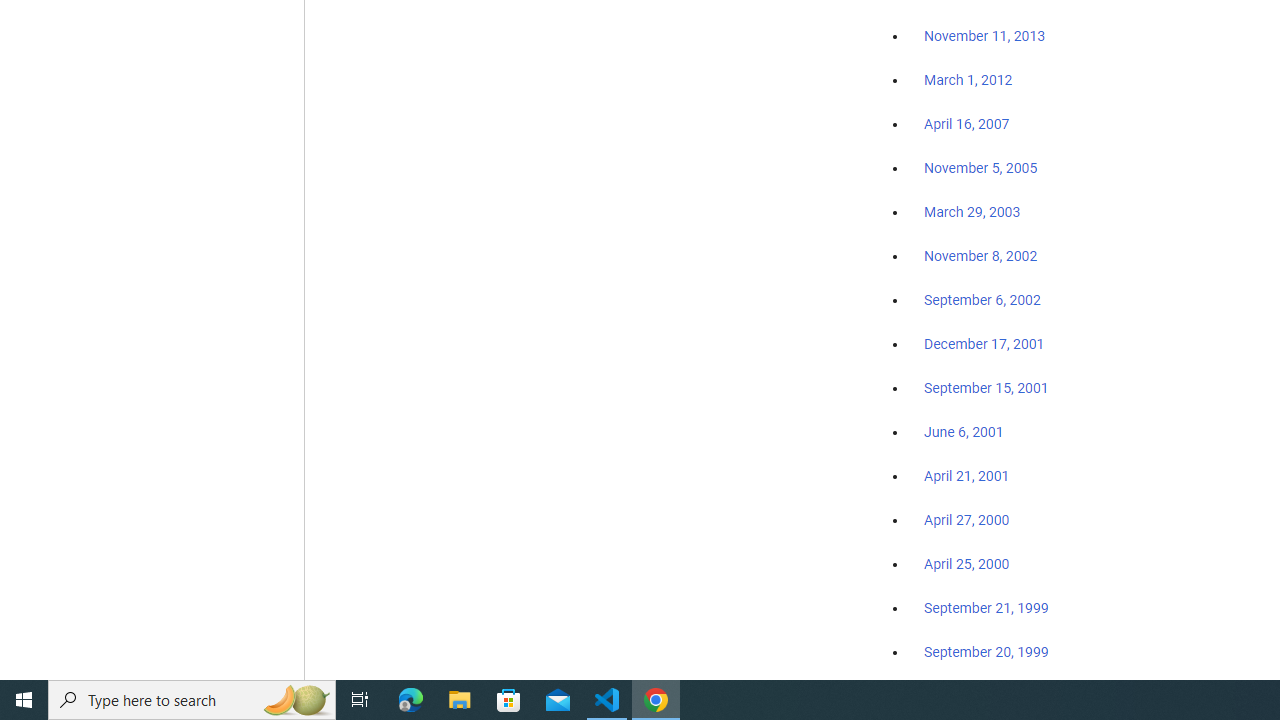  Describe the element at coordinates (986, 607) in the screenshot. I see `'September 21, 1999'` at that location.